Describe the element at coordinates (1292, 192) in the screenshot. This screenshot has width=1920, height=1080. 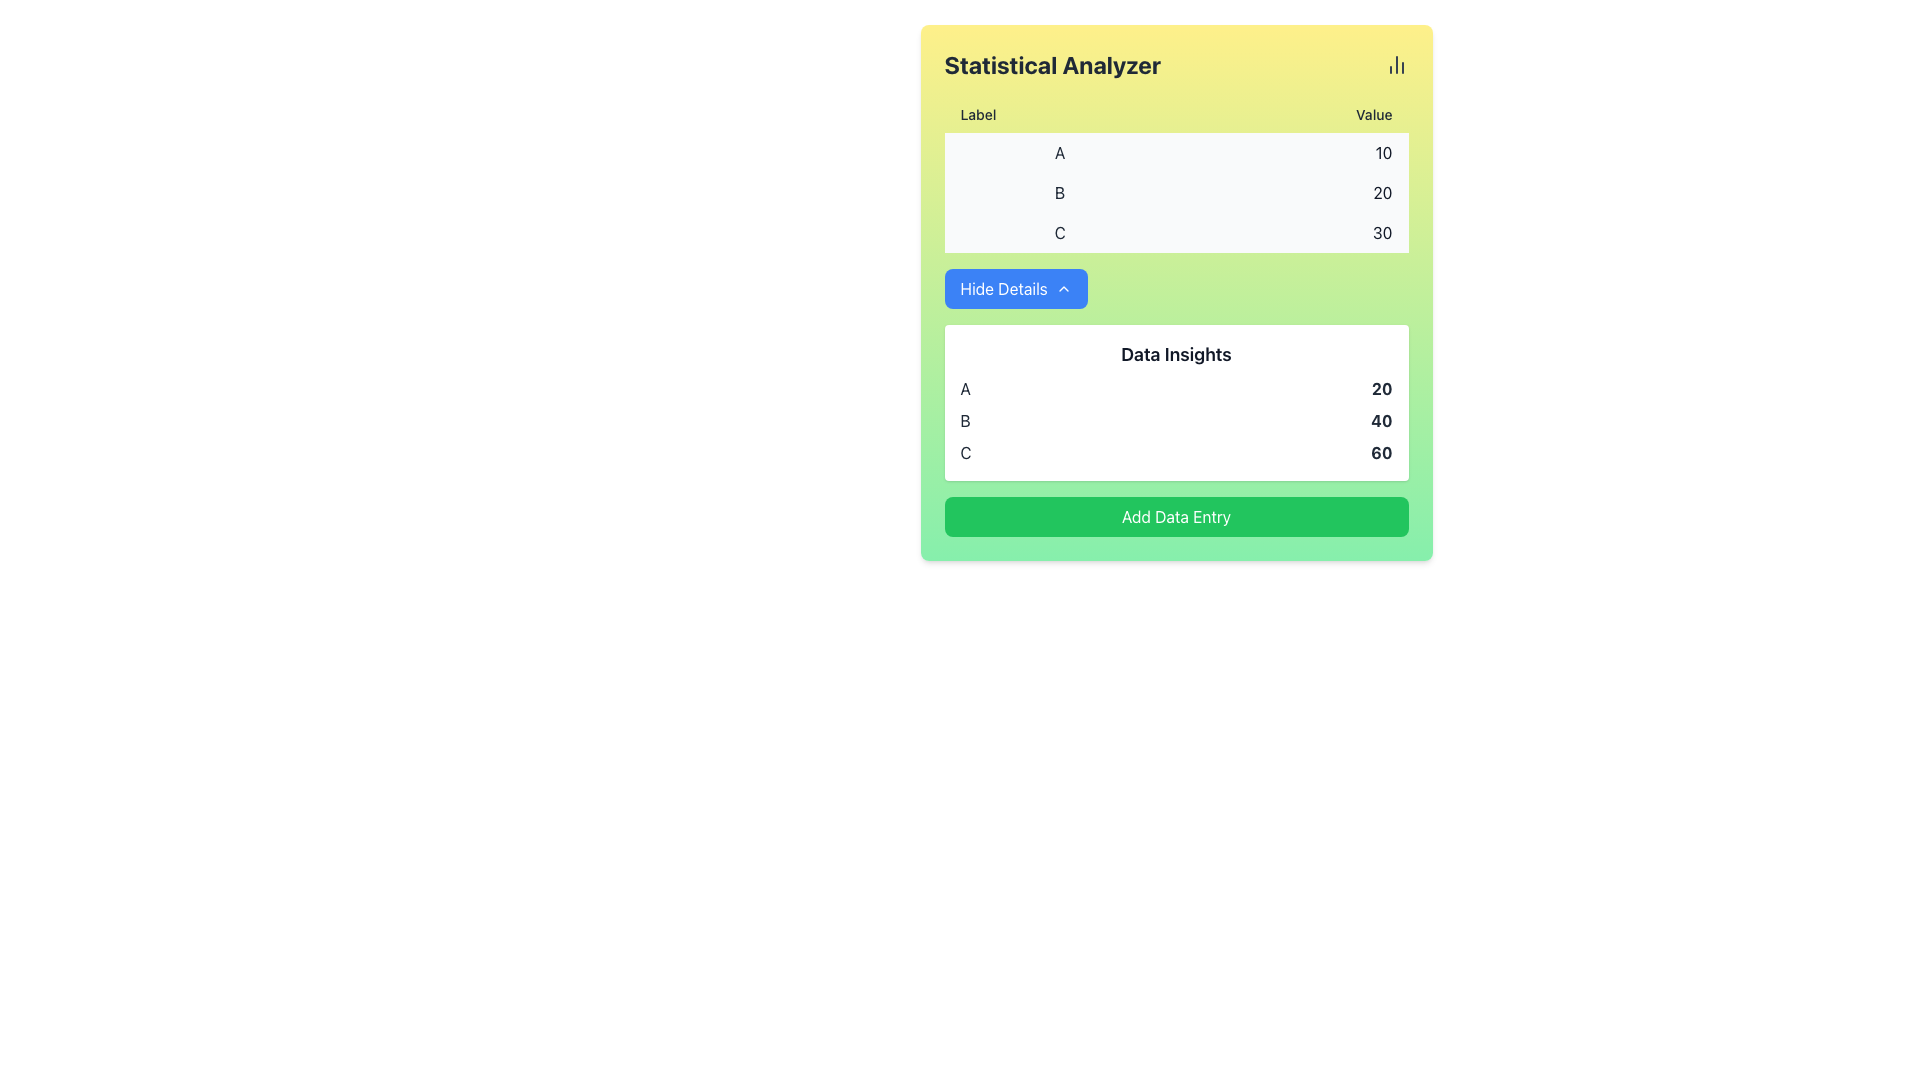
I see `numerical value '20' displayed in the second row under the 'Value' column of the table, which is right-aligned on a pale yellow background` at that location.